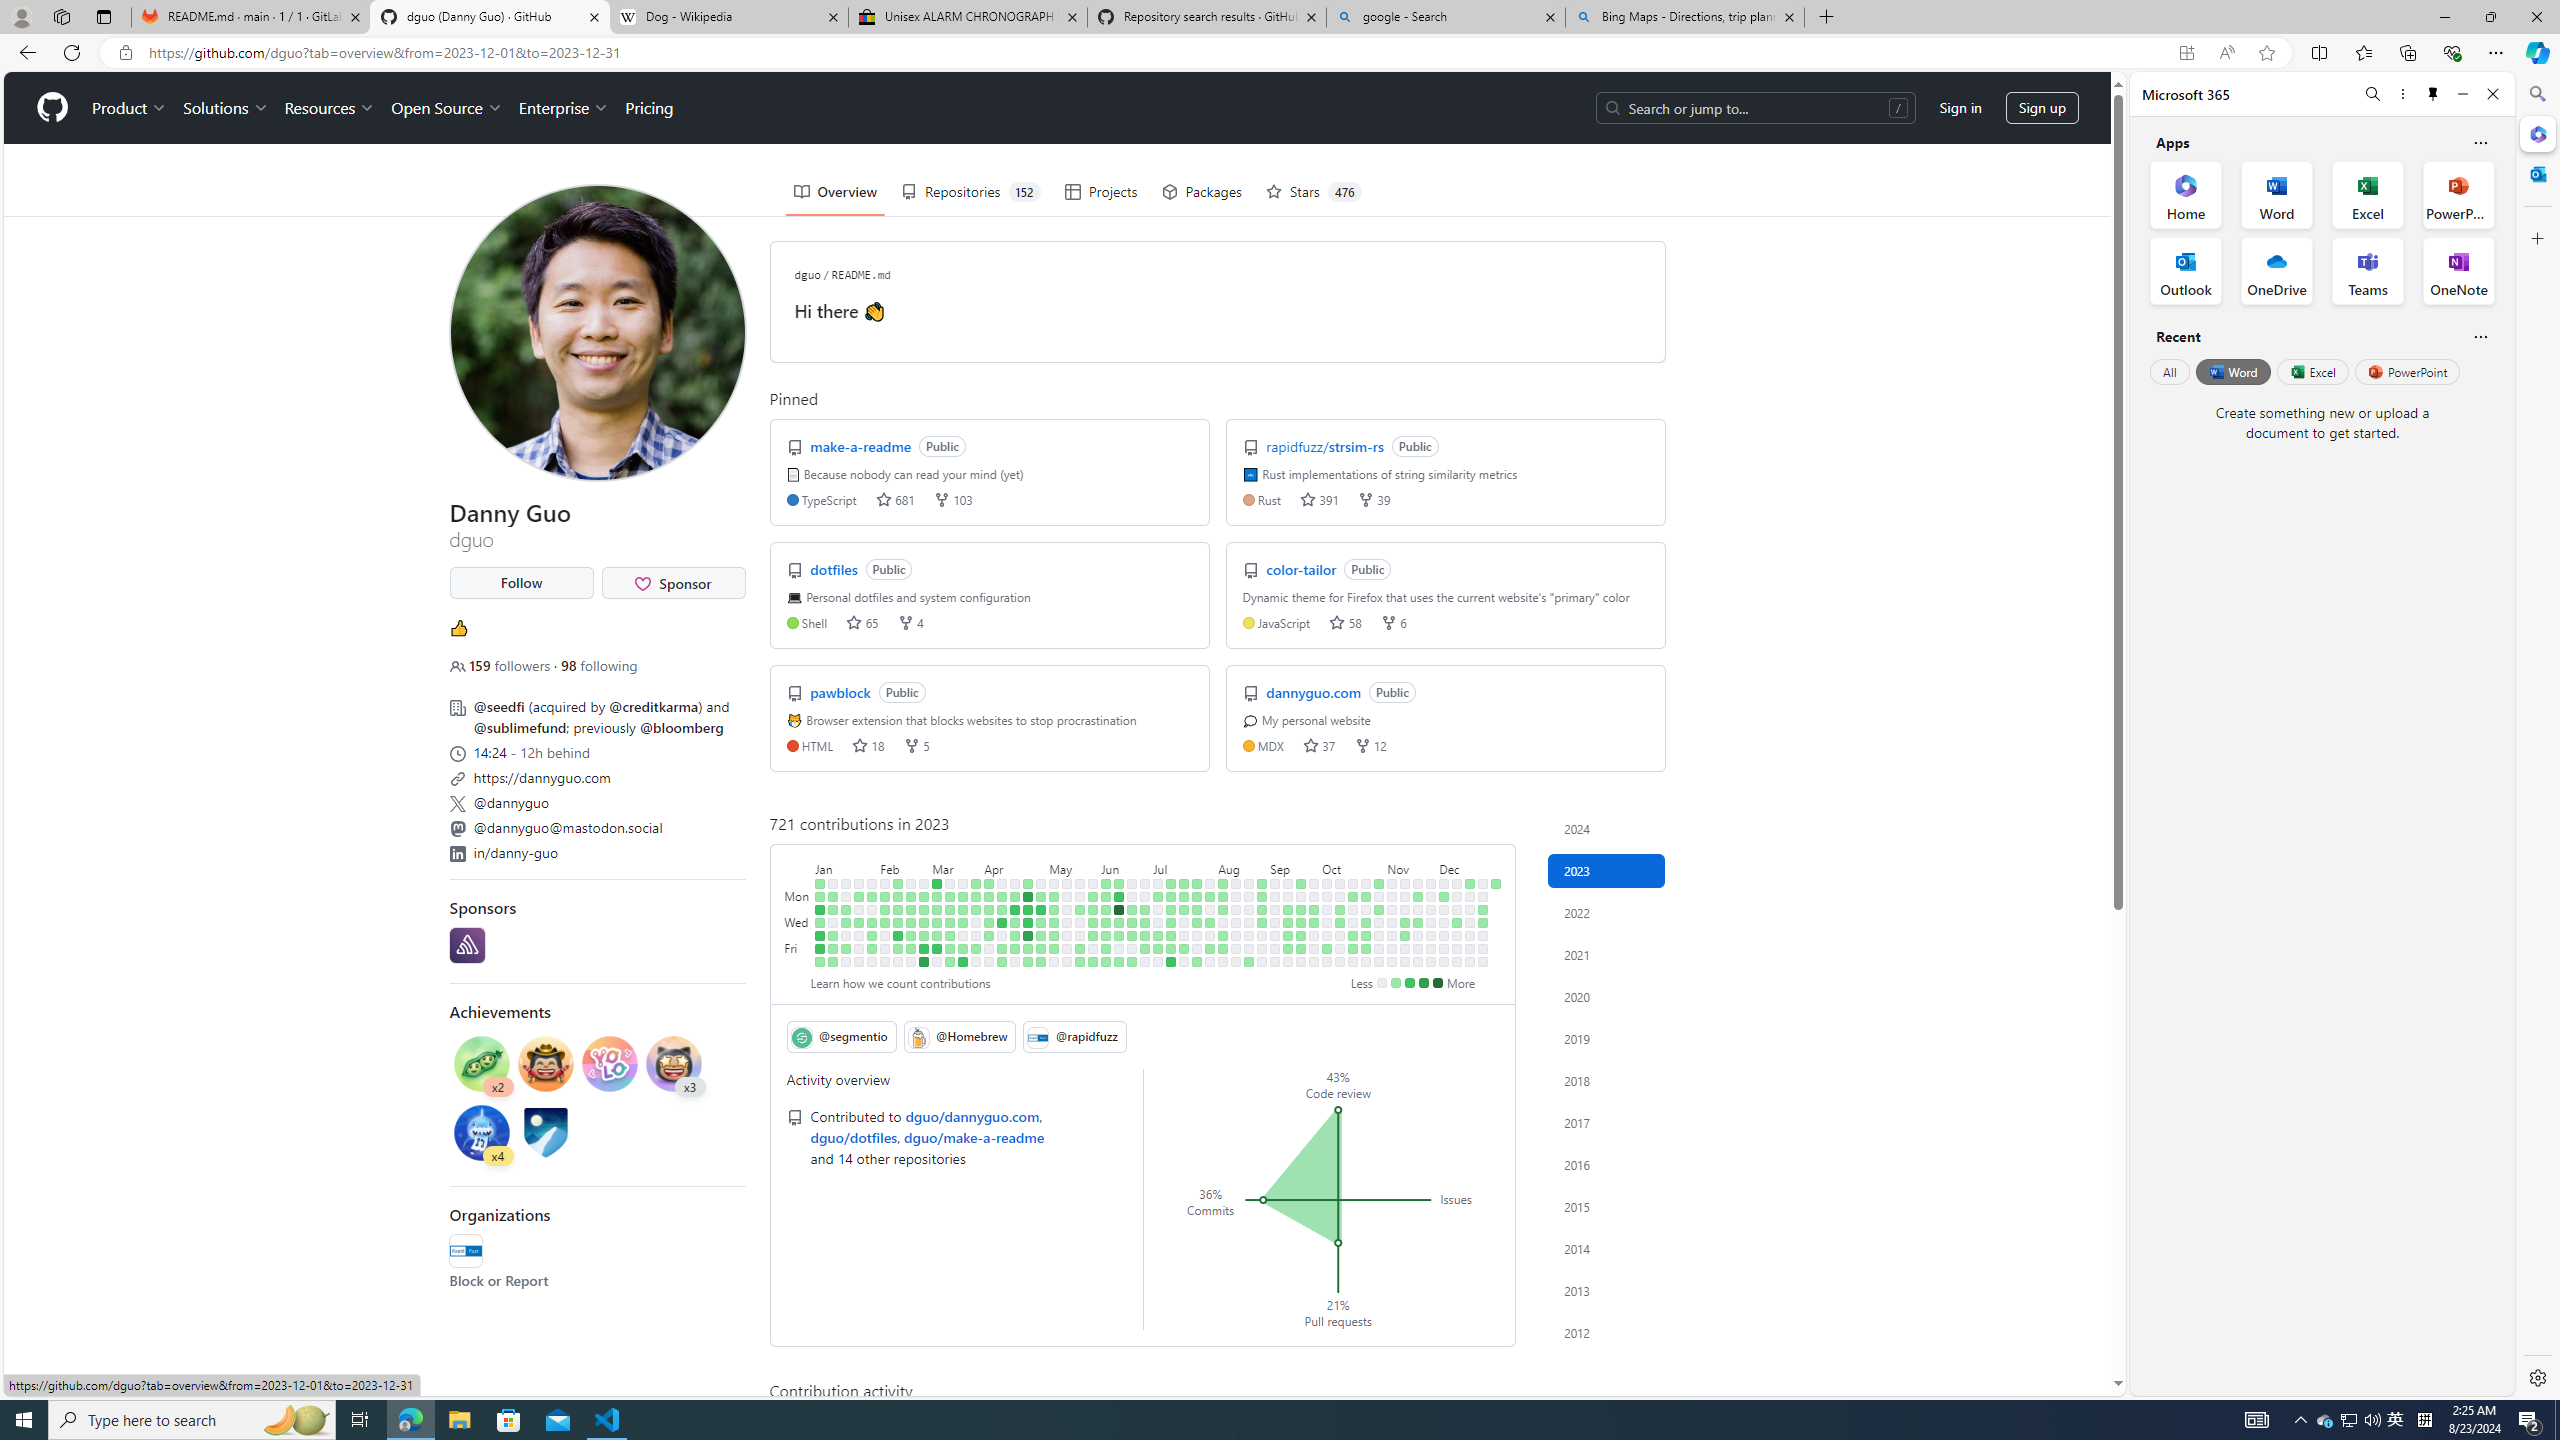 This screenshot has width=2560, height=1440. I want to click on 'September', so click(1295, 865).